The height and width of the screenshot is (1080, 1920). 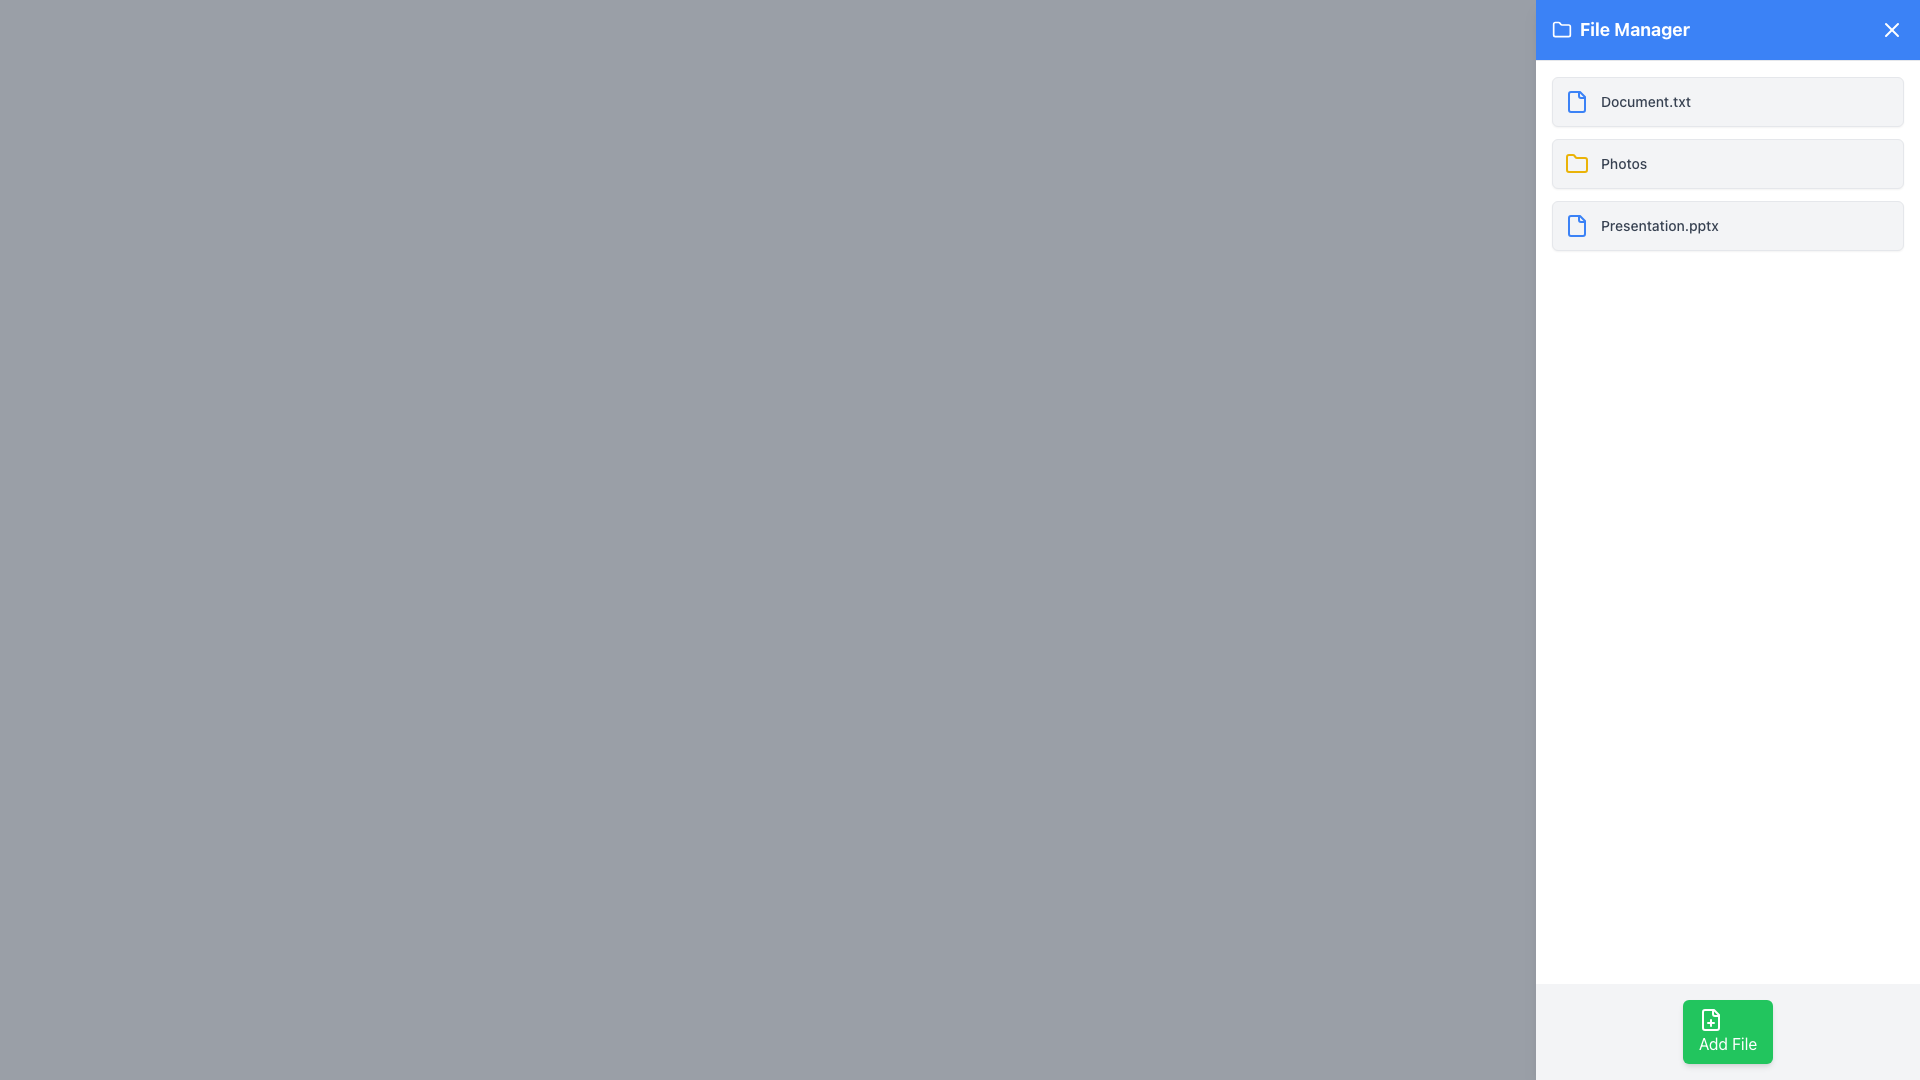 I want to click on the folder icon located, so click(x=1576, y=163).